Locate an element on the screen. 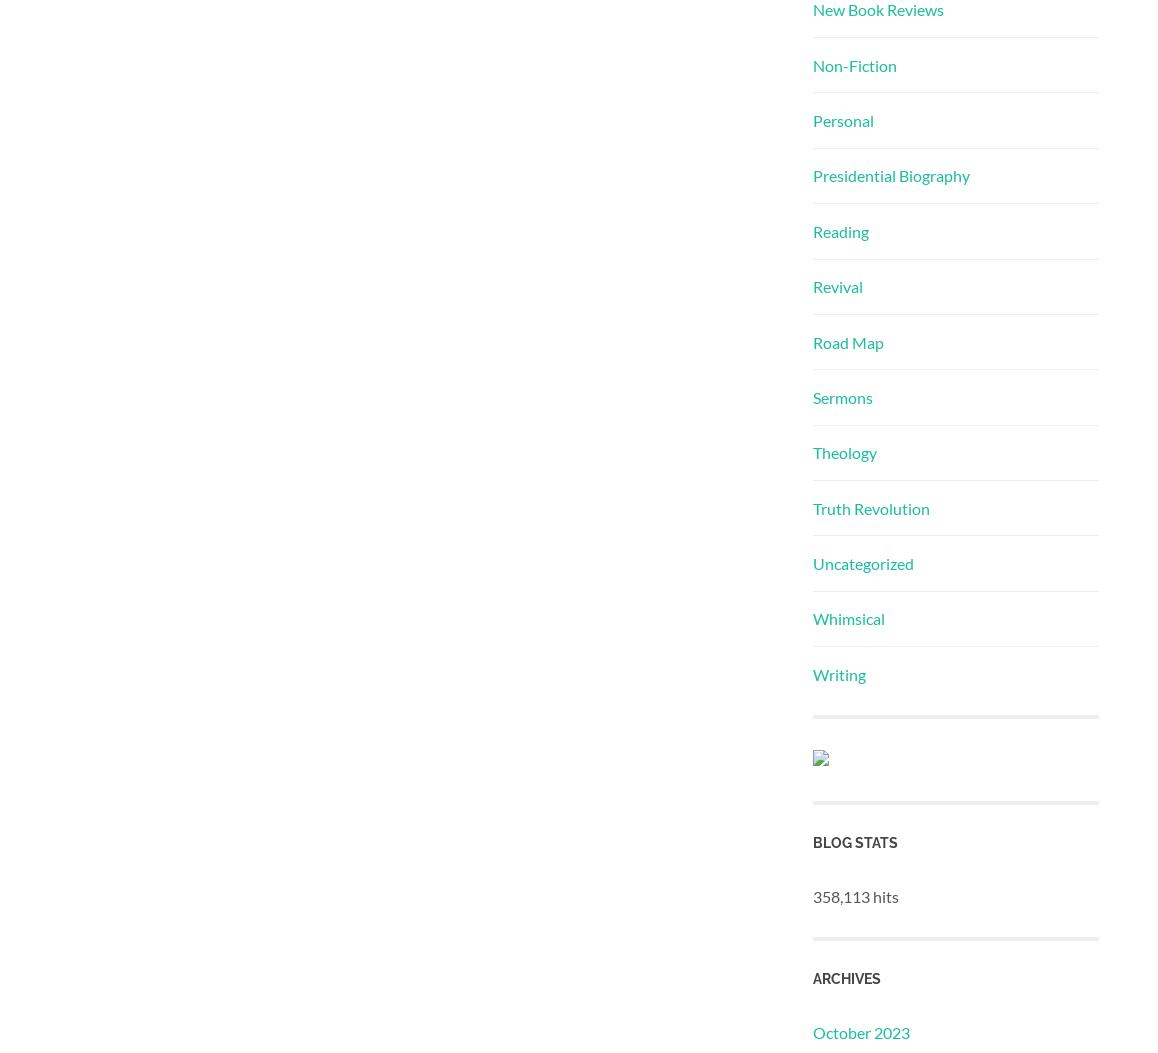  '358,113 hits' is located at coordinates (854, 895).